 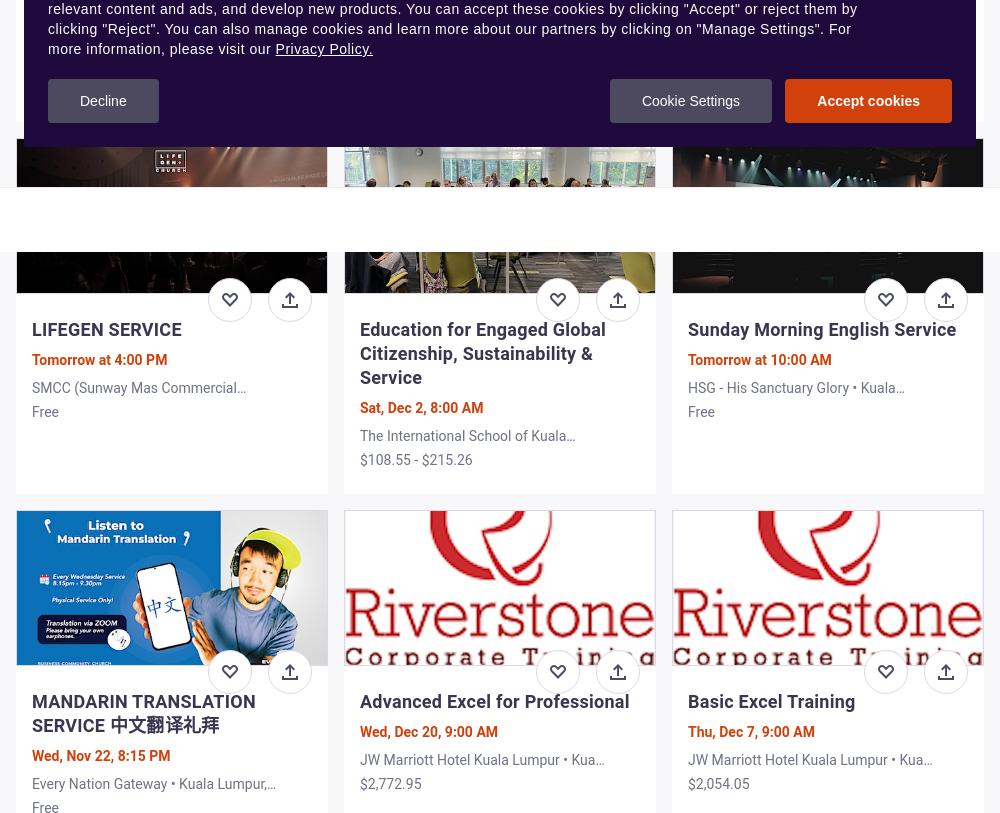 What do you see at coordinates (32, 713) in the screenshot?
I see `'MANDARIN TRANSLATION SERVICE 中文翻译礼拜'` at bounding box center [32, 713].